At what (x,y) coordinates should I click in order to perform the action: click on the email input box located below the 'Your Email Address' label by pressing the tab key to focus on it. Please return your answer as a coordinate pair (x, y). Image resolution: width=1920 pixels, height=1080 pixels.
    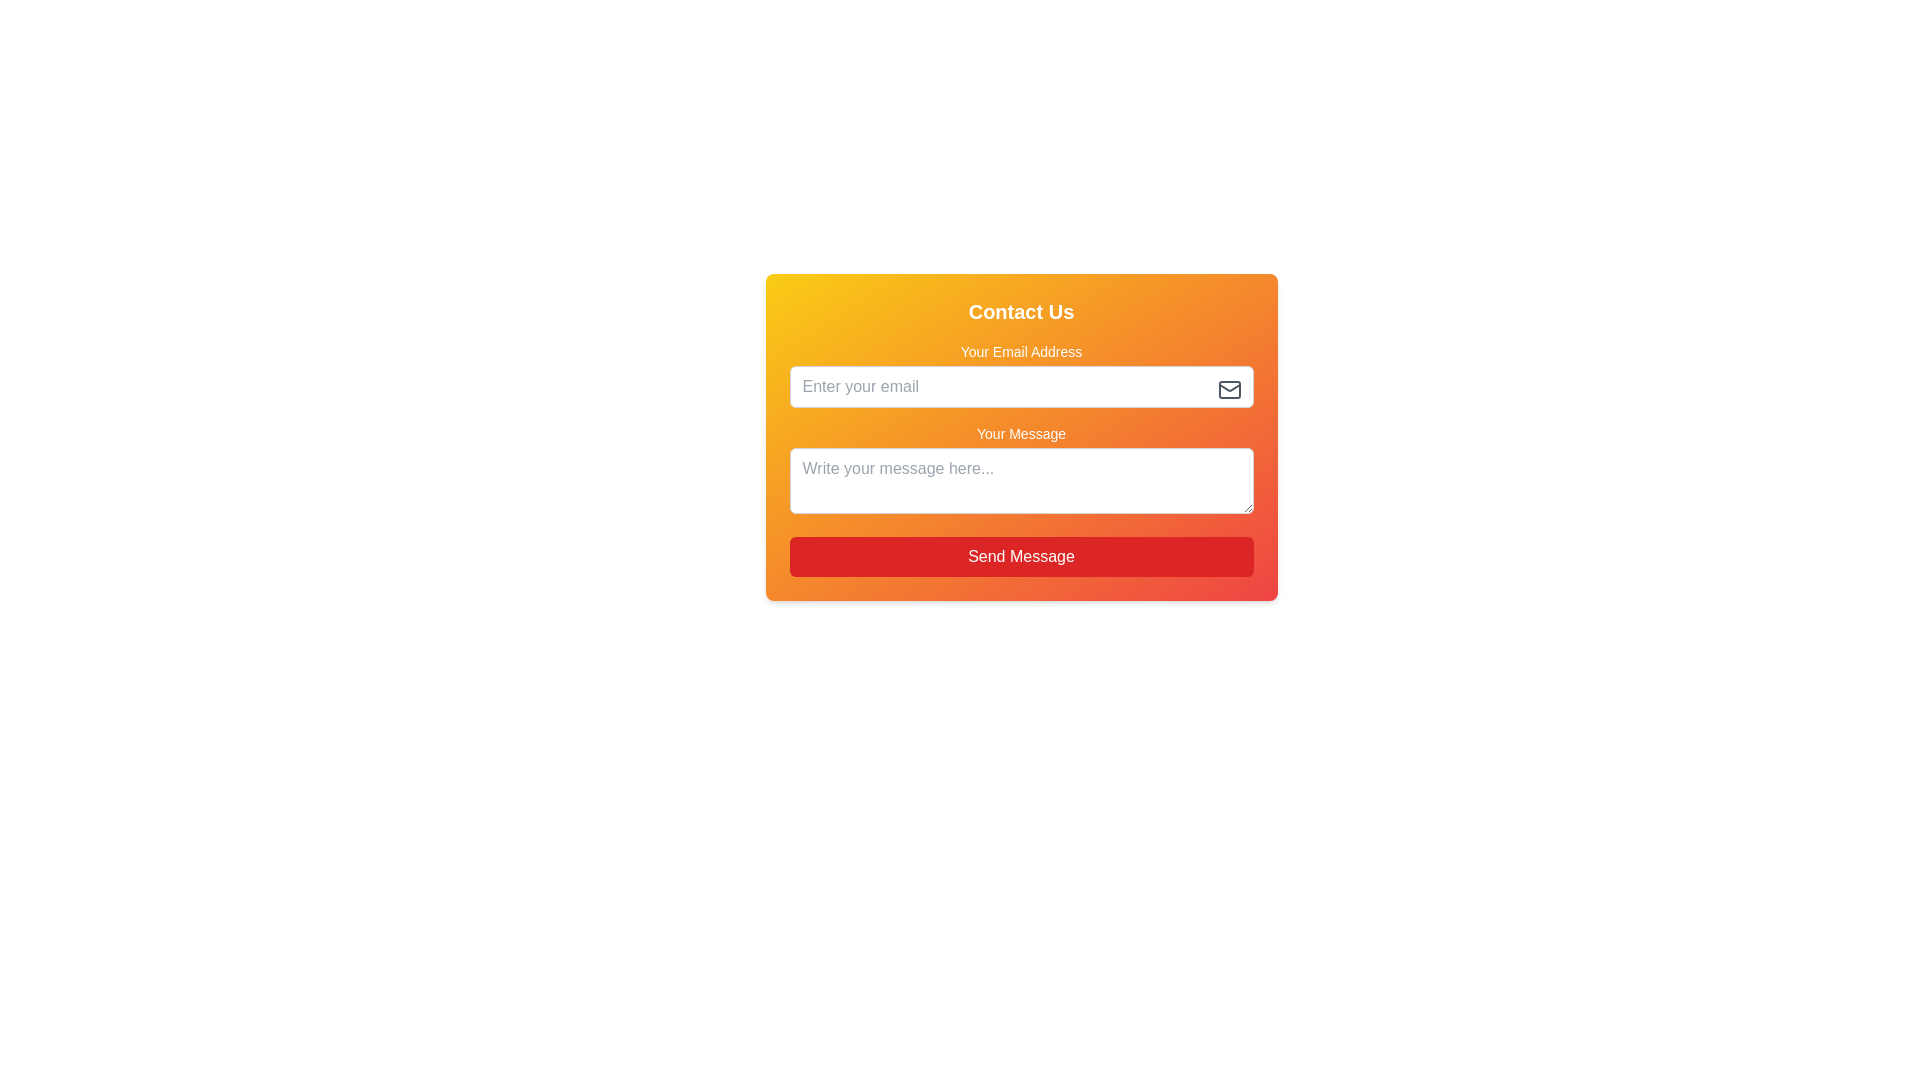
    Looking at the image, I should click on (1021, 386).